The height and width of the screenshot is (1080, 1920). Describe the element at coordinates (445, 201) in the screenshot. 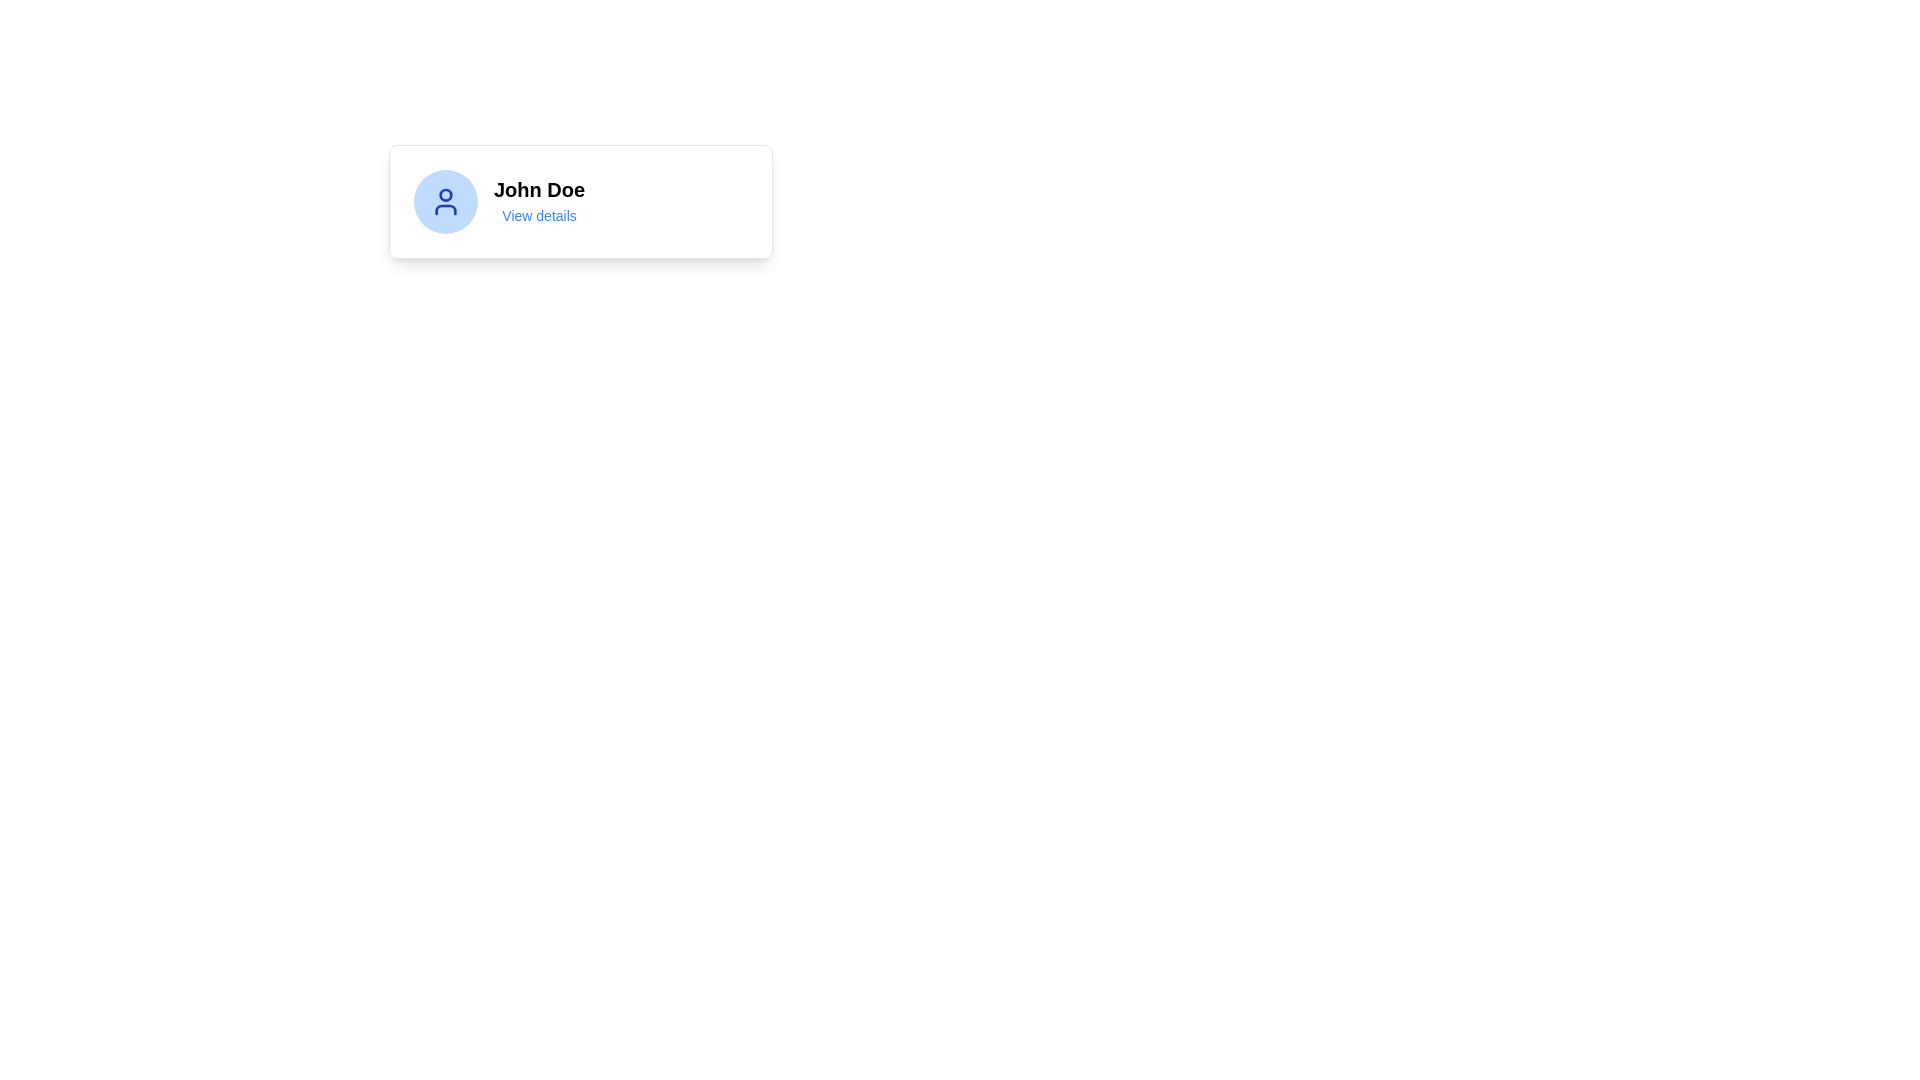

I see `the decorative user icon located to the left of 'John Doe' text and 'View details' link` at that location.